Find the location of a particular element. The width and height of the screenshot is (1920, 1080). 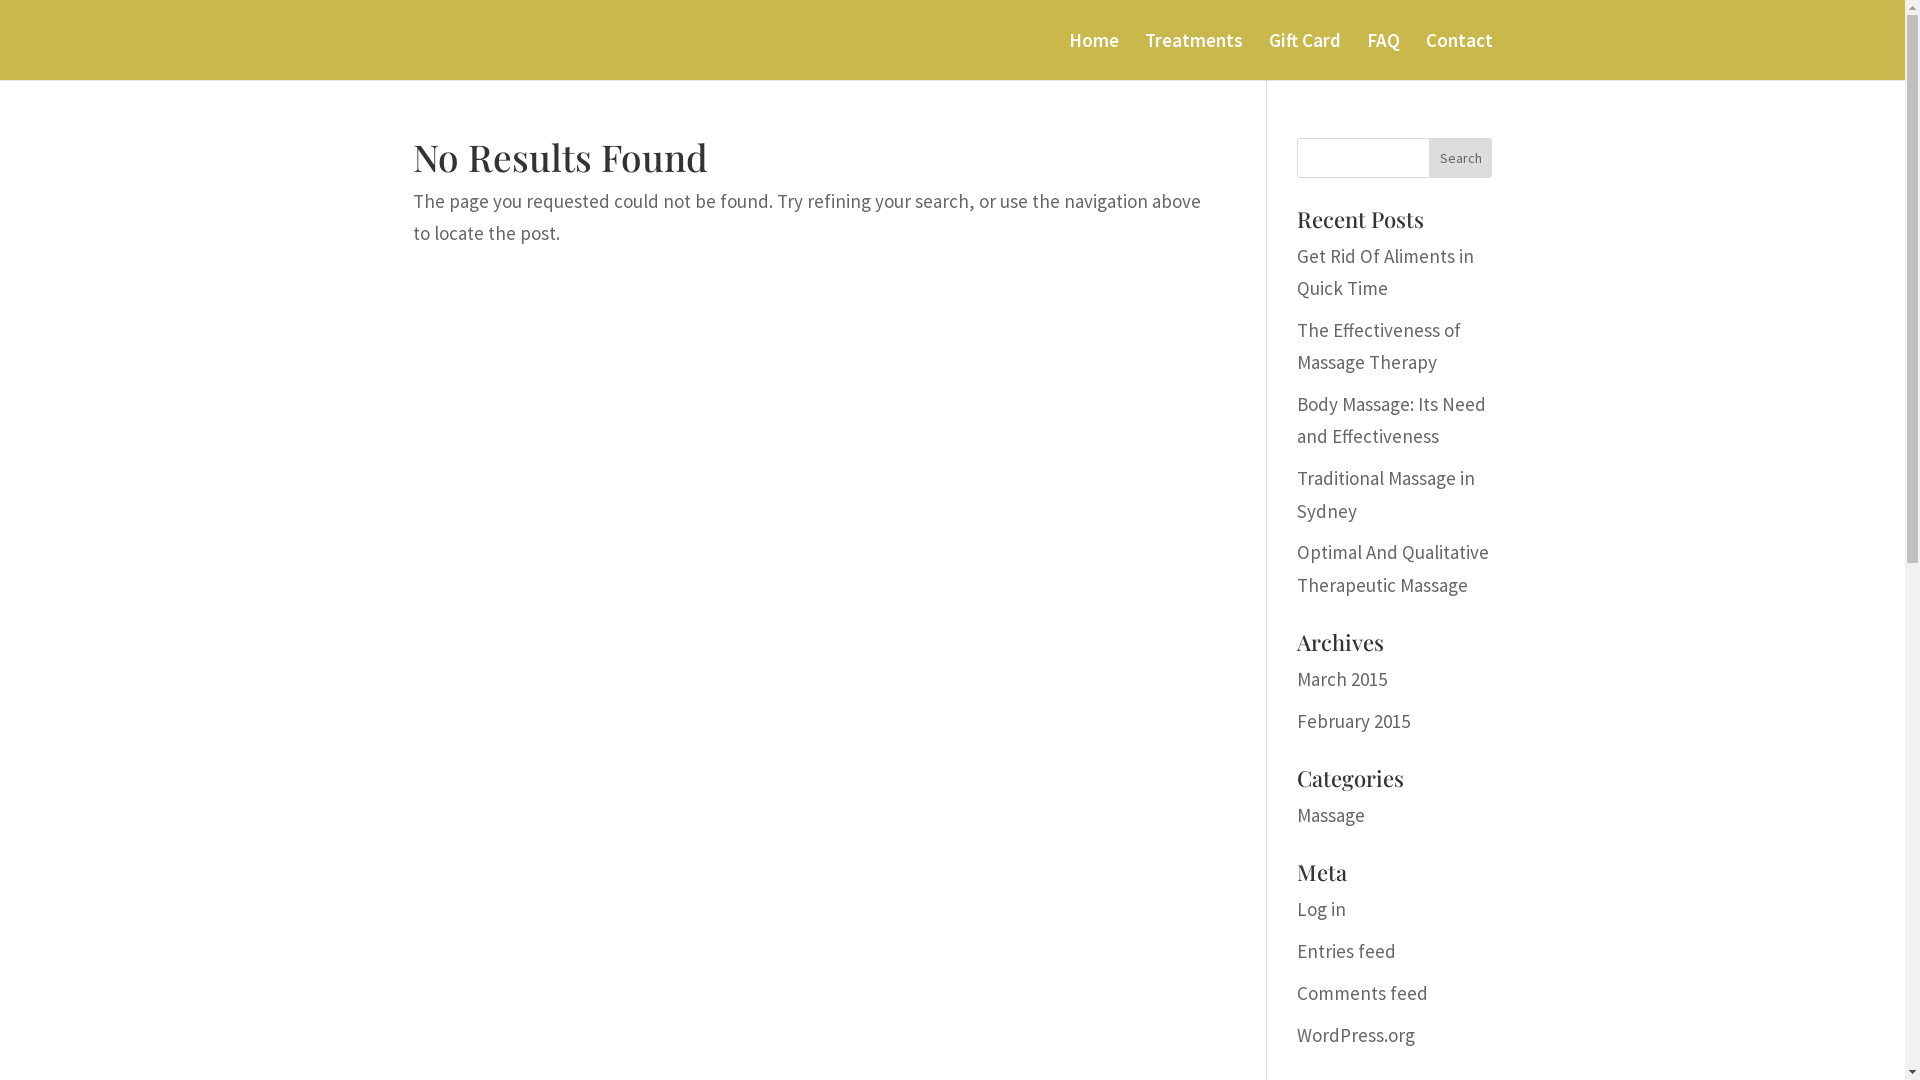

'WordPress.org' is located at coordinates (1356, 1034).